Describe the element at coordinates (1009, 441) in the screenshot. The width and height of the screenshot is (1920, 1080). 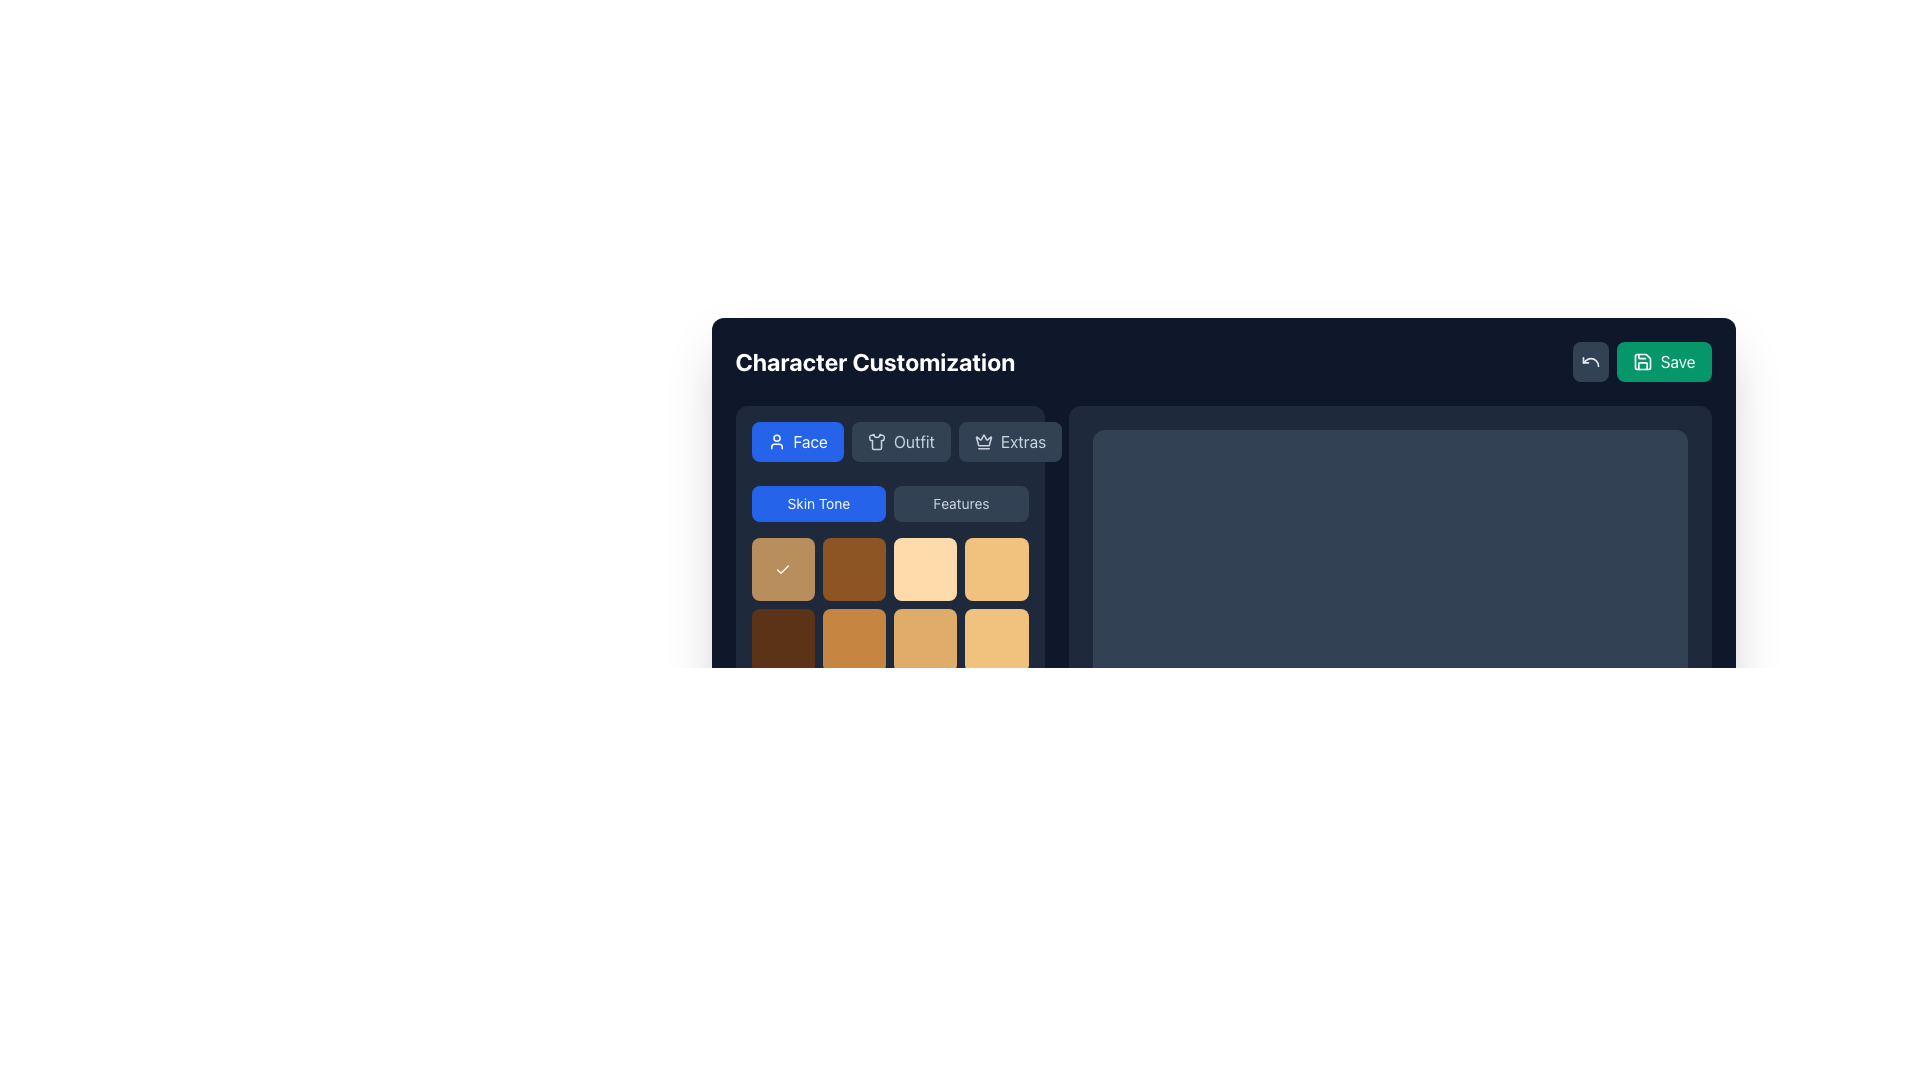
I see `the 'Extras' category selection button located to the far right of the button group under 'Character Customization'` at that location.